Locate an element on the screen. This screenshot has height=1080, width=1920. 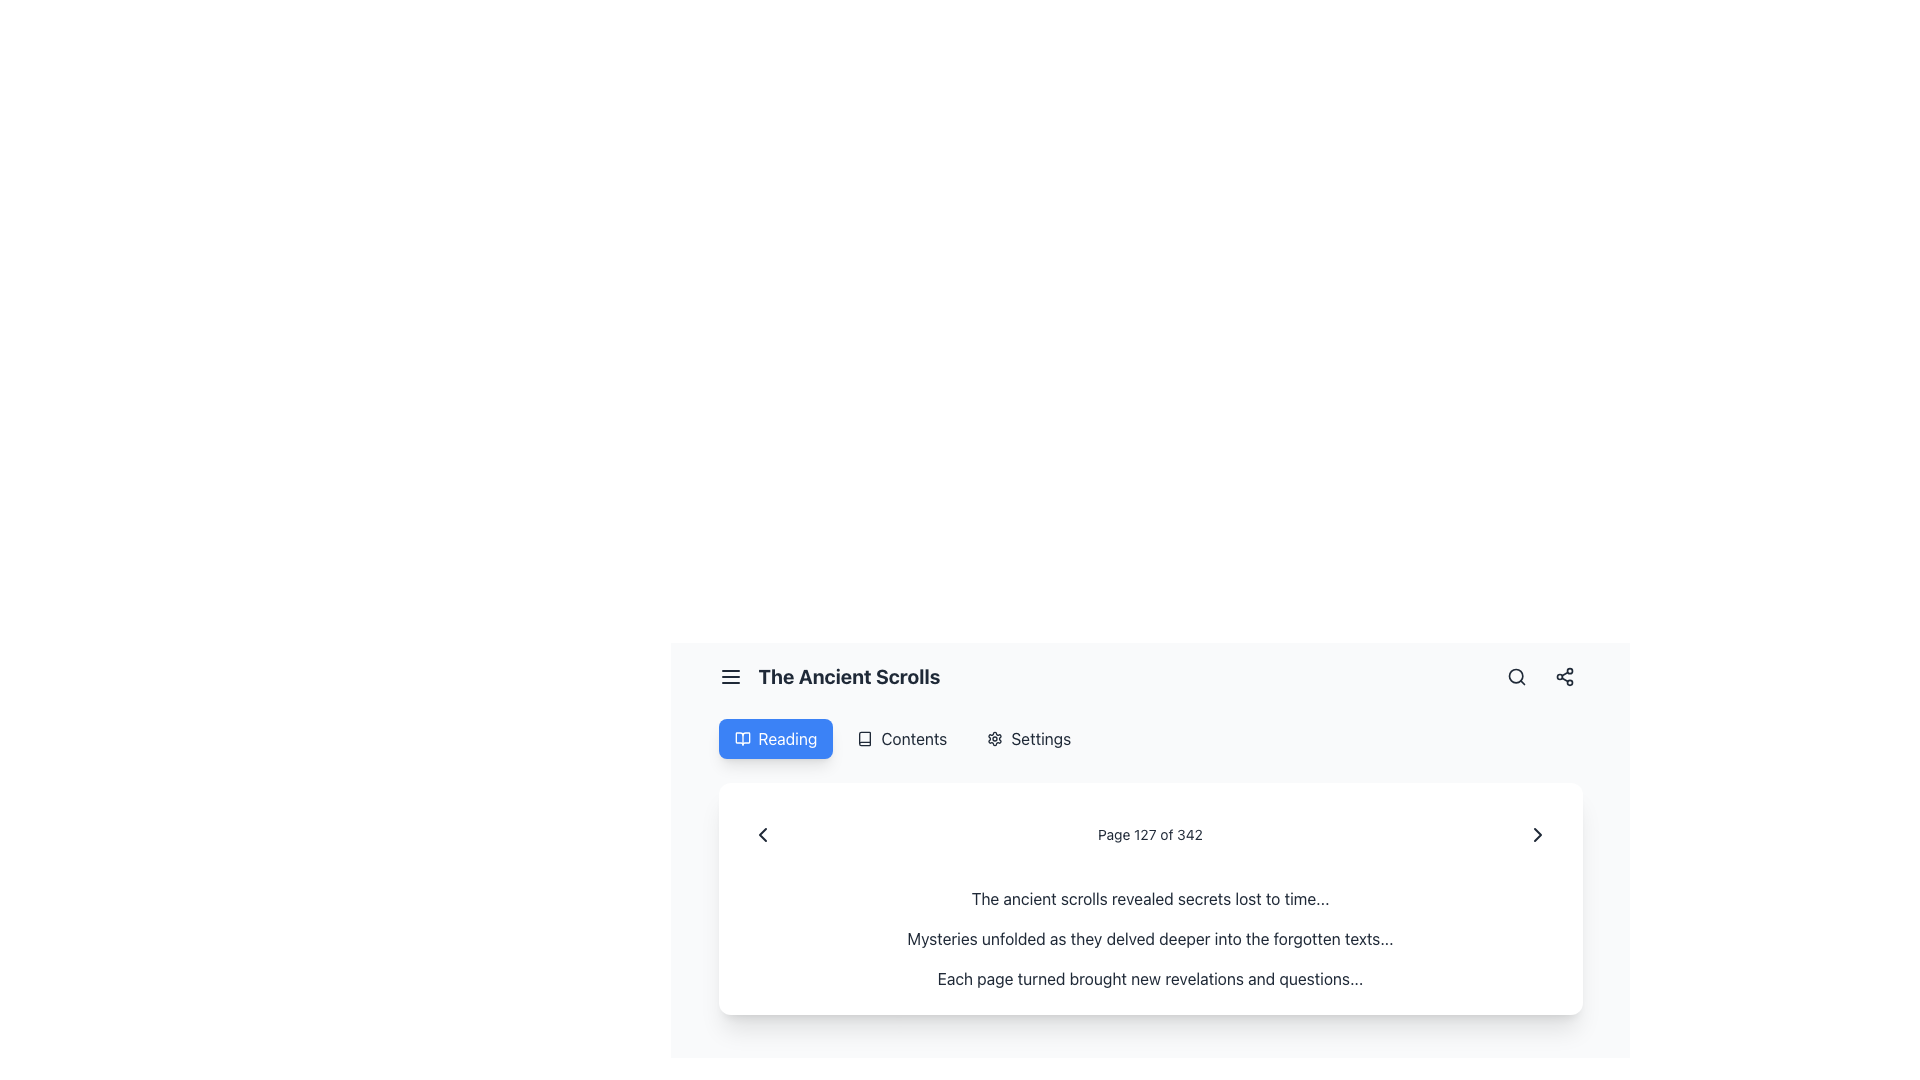
the chevron icon located in the top-left section of the card titled 'The Ancient Scrolls' is located at coordinates (761, 834).